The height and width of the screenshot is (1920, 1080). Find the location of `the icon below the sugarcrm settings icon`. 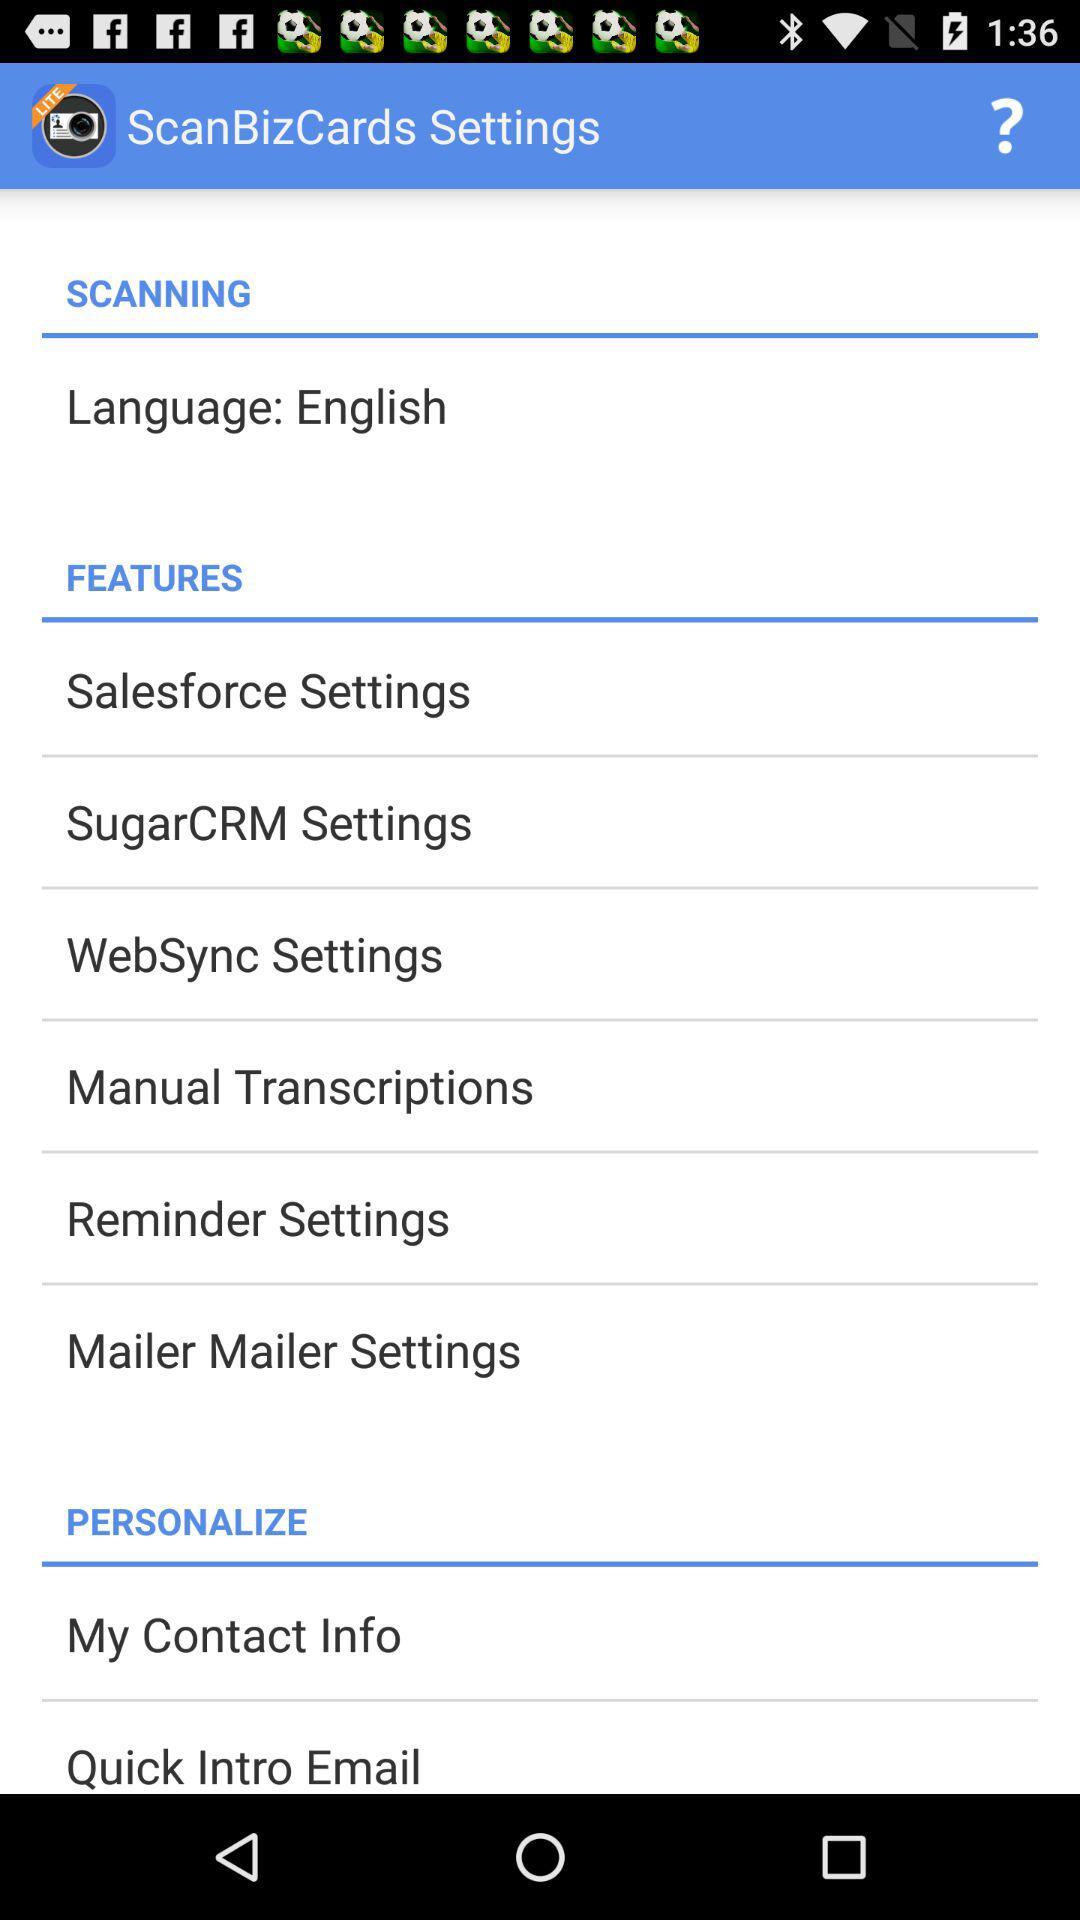

the icon below the sugarcrm settings icon is located at coordinates (551, 952).